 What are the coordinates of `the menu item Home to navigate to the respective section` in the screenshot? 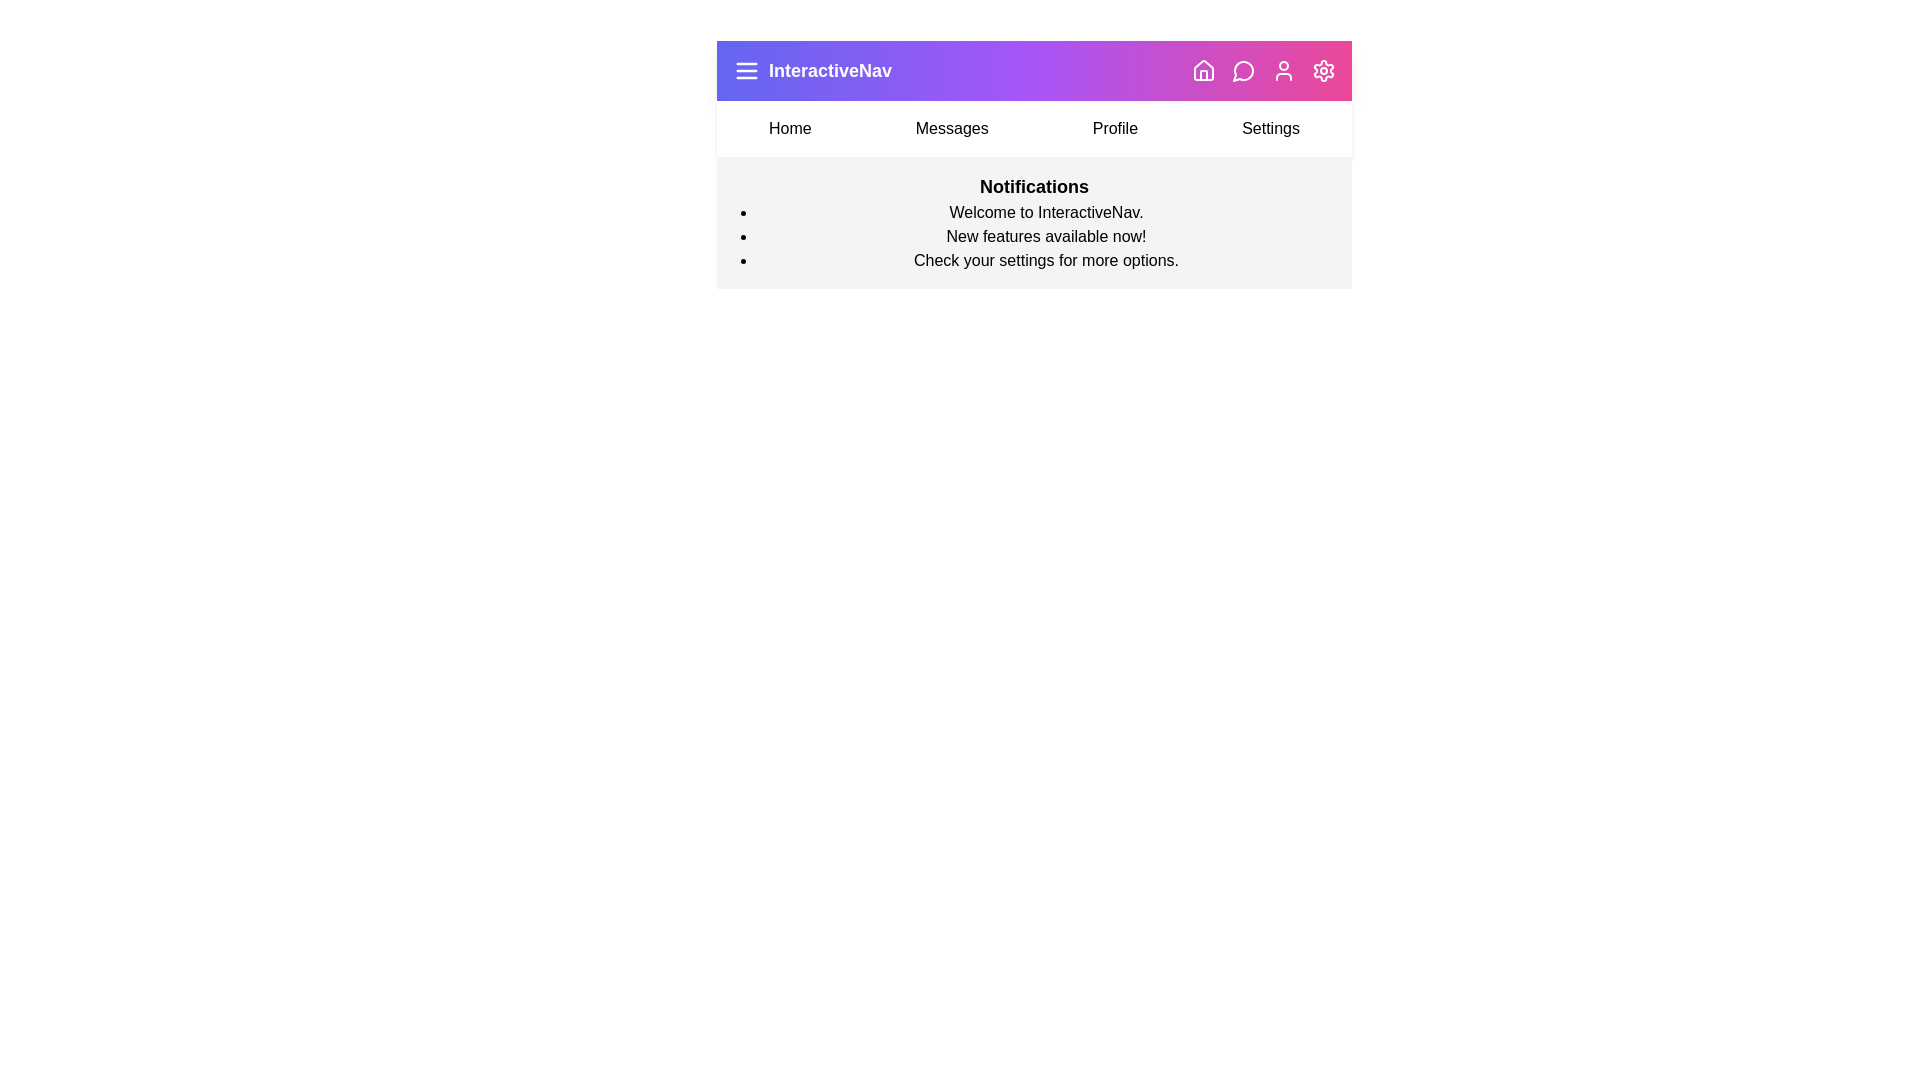 It's located at (789, 128).